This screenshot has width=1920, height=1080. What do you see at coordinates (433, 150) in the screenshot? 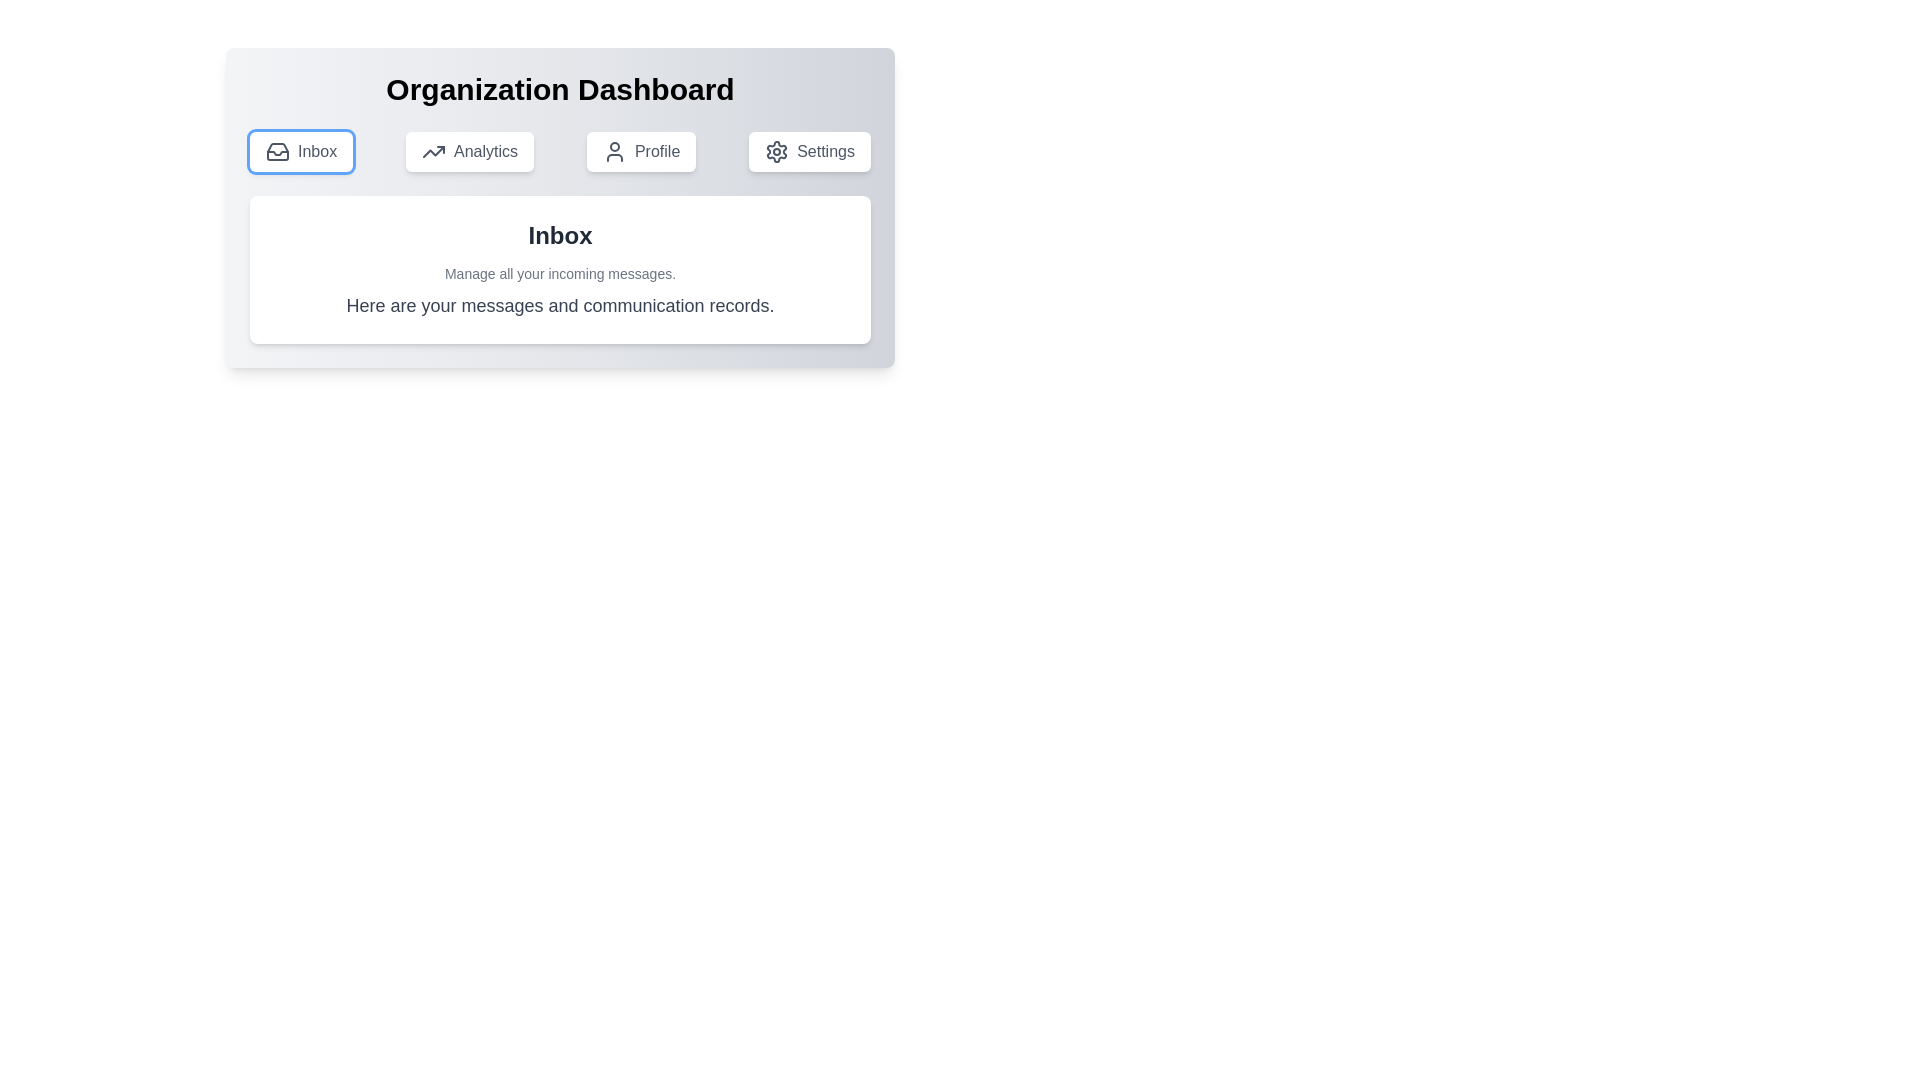
I see `the thick, slanted line forming an upward trend symbol, which is part of the SVG icon located to the left of the 'Analytics' label` at bounding box center [433, 150].